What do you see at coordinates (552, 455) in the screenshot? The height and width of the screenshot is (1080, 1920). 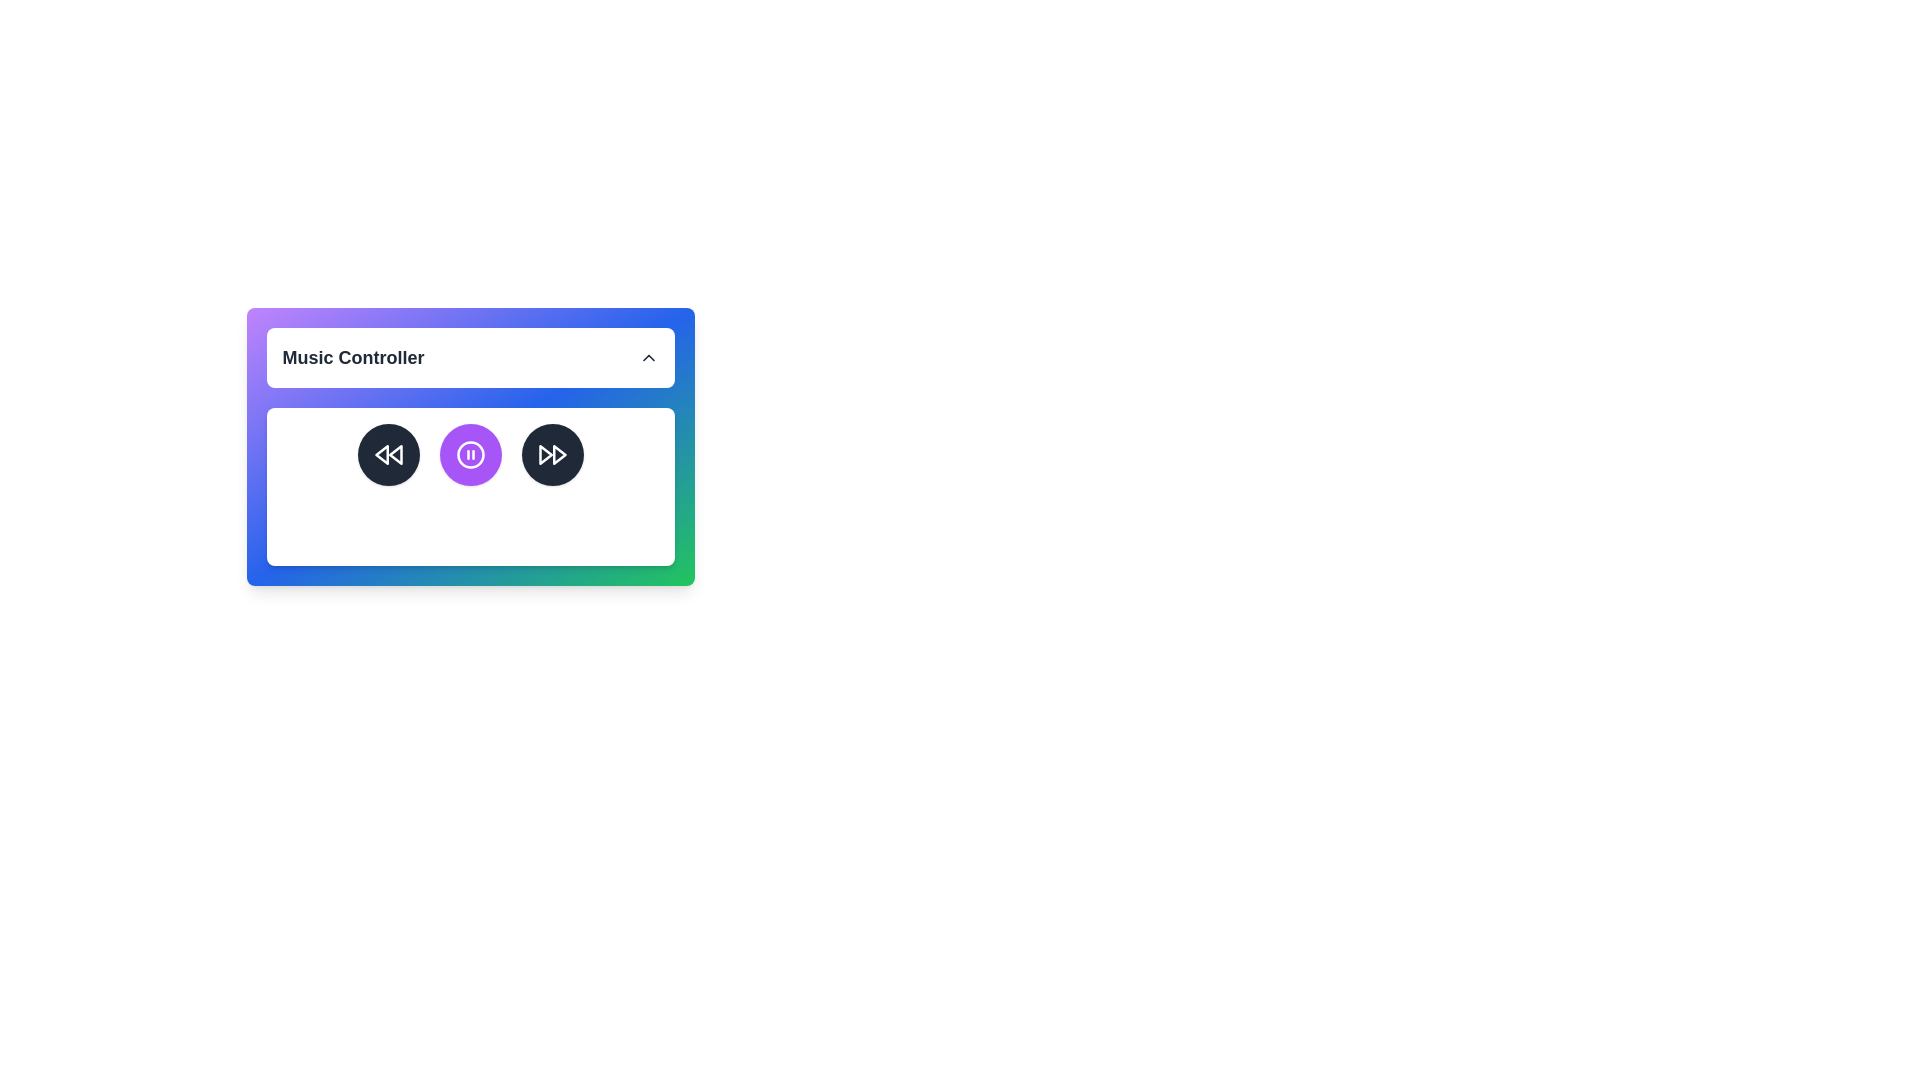 I see `the 'Fast Forward' button to skip to the next track` at bounding box center [552, 455].